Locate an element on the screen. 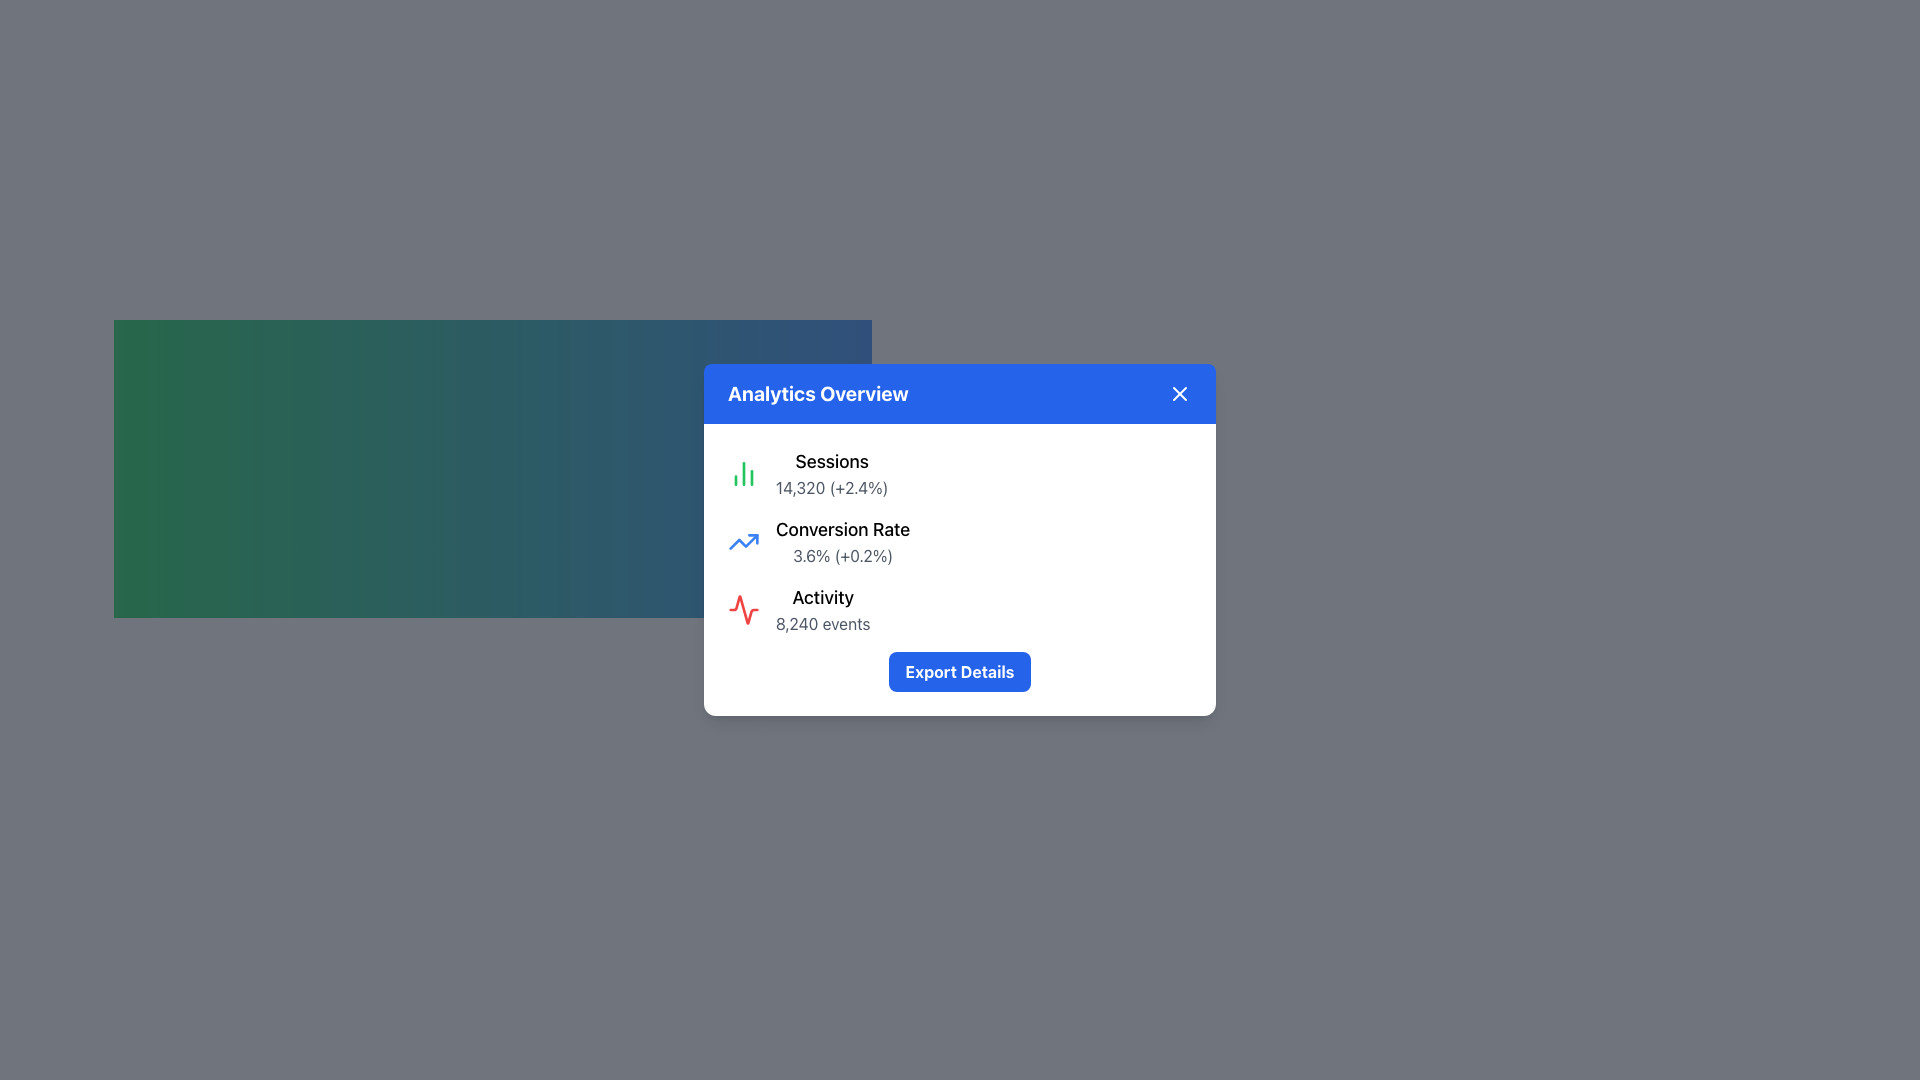  the close button located at the top-right corner of the 'Analytics Overview' panel heading to observe any potential hover effects is located at coordinates (1180, 393).